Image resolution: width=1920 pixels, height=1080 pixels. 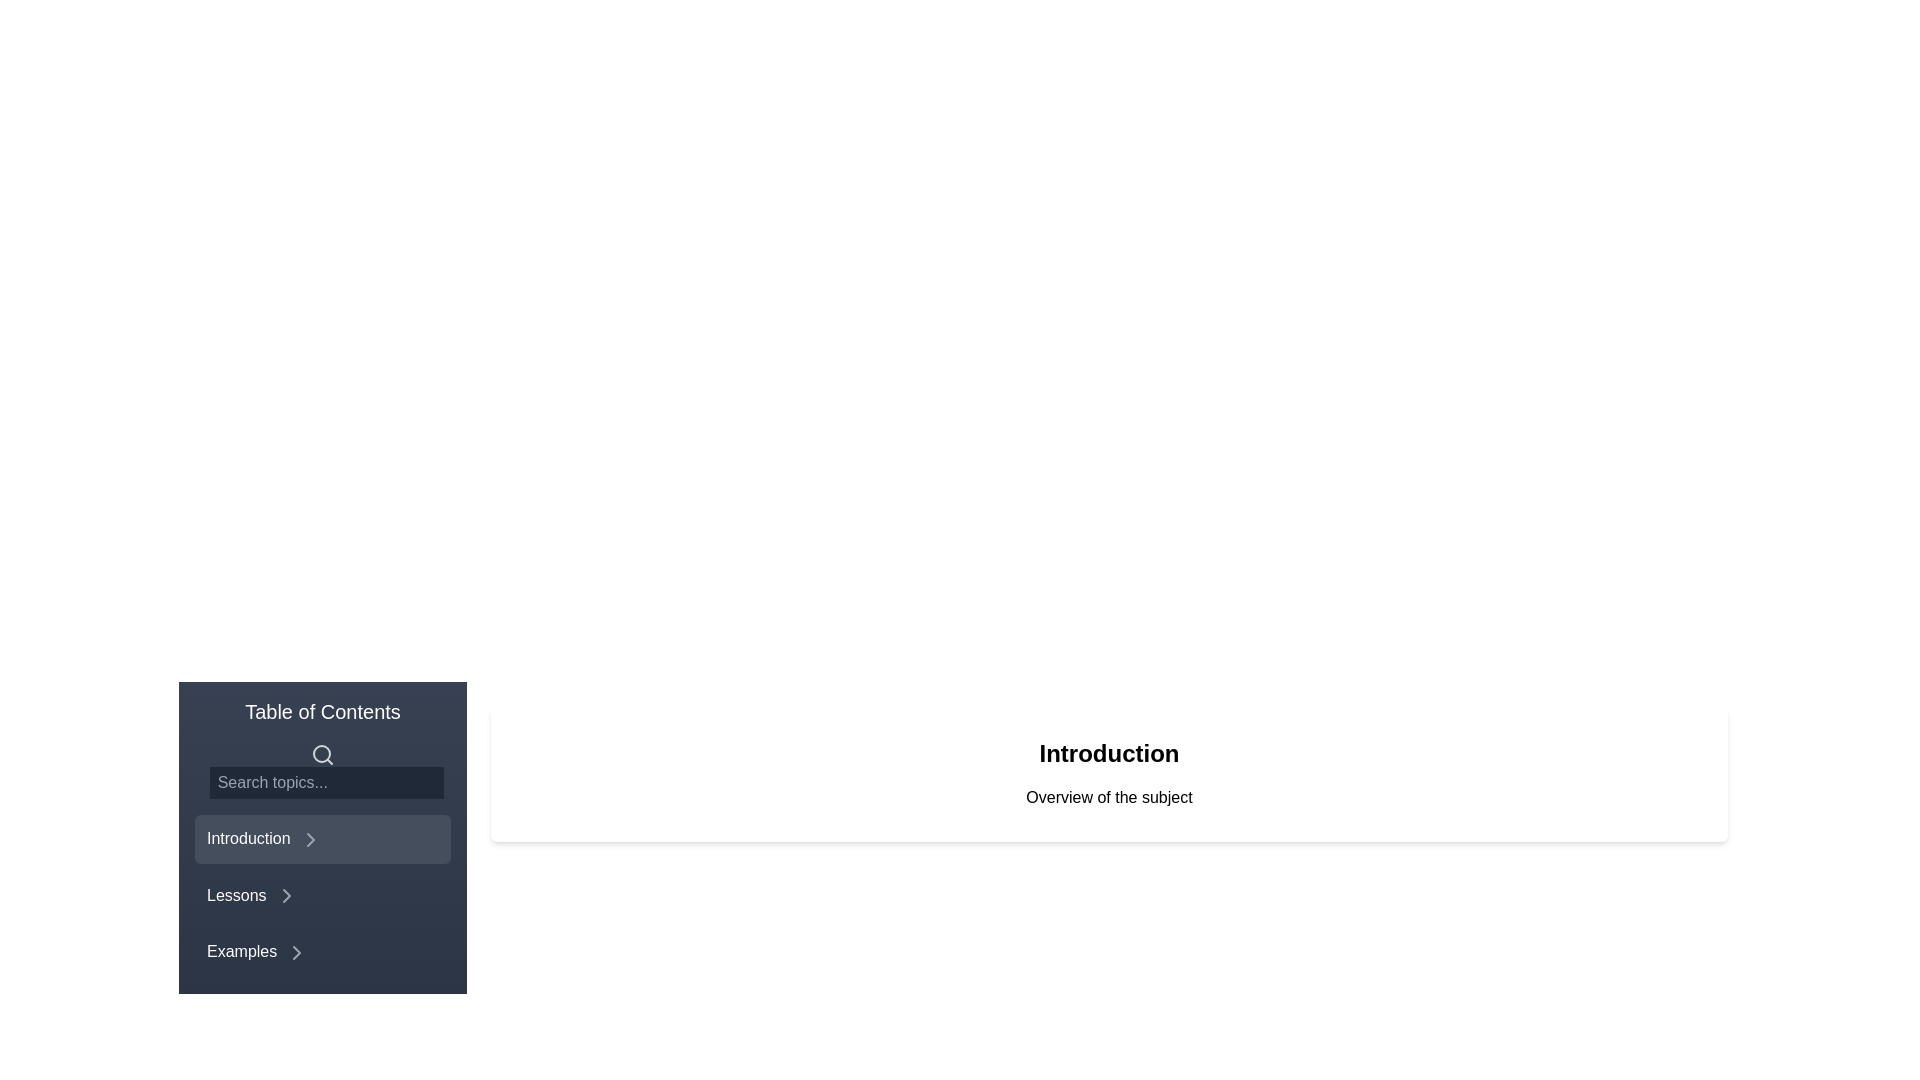 I want to click on the 'Examples' button, which is the third button in the vertical list located below the 'Lessons' button and above the 'FAQs' button, so click(x=322, y=951).